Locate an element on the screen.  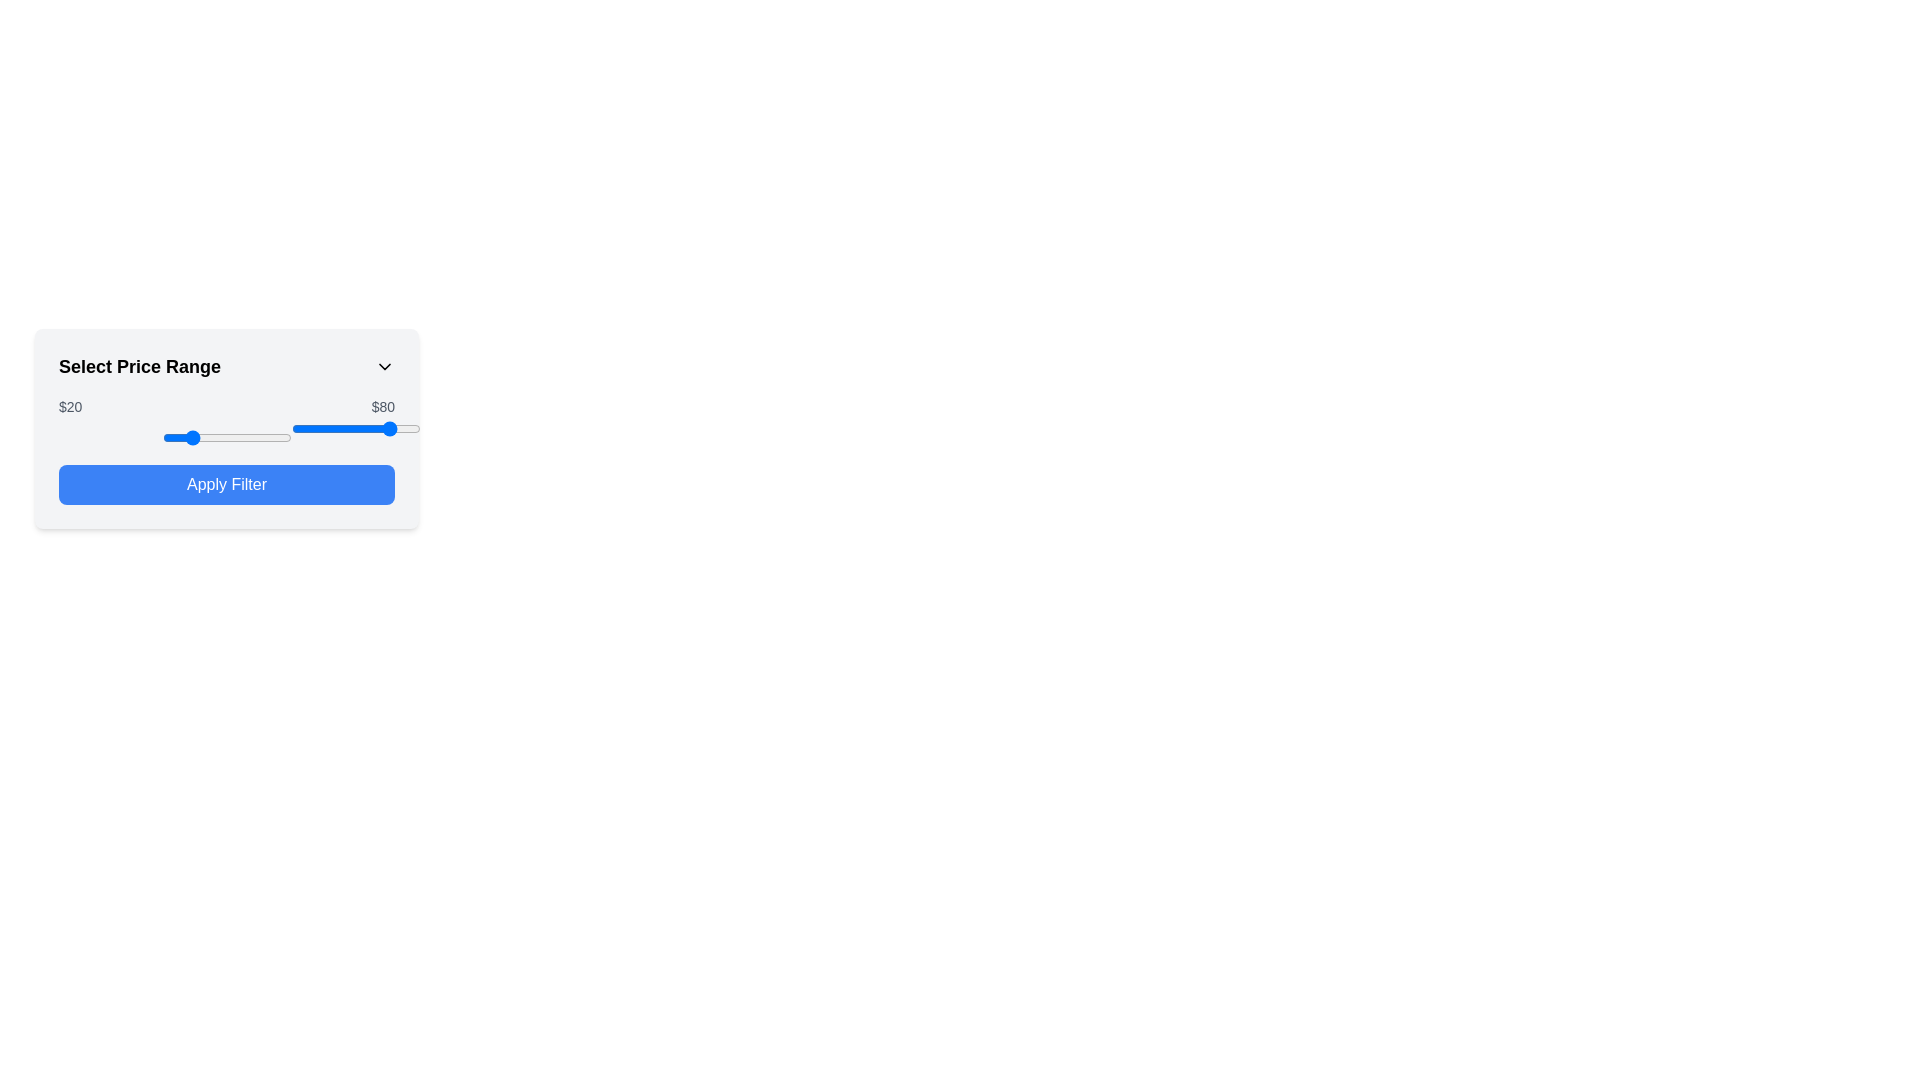
the slider value is located at coordinates (273, 437).